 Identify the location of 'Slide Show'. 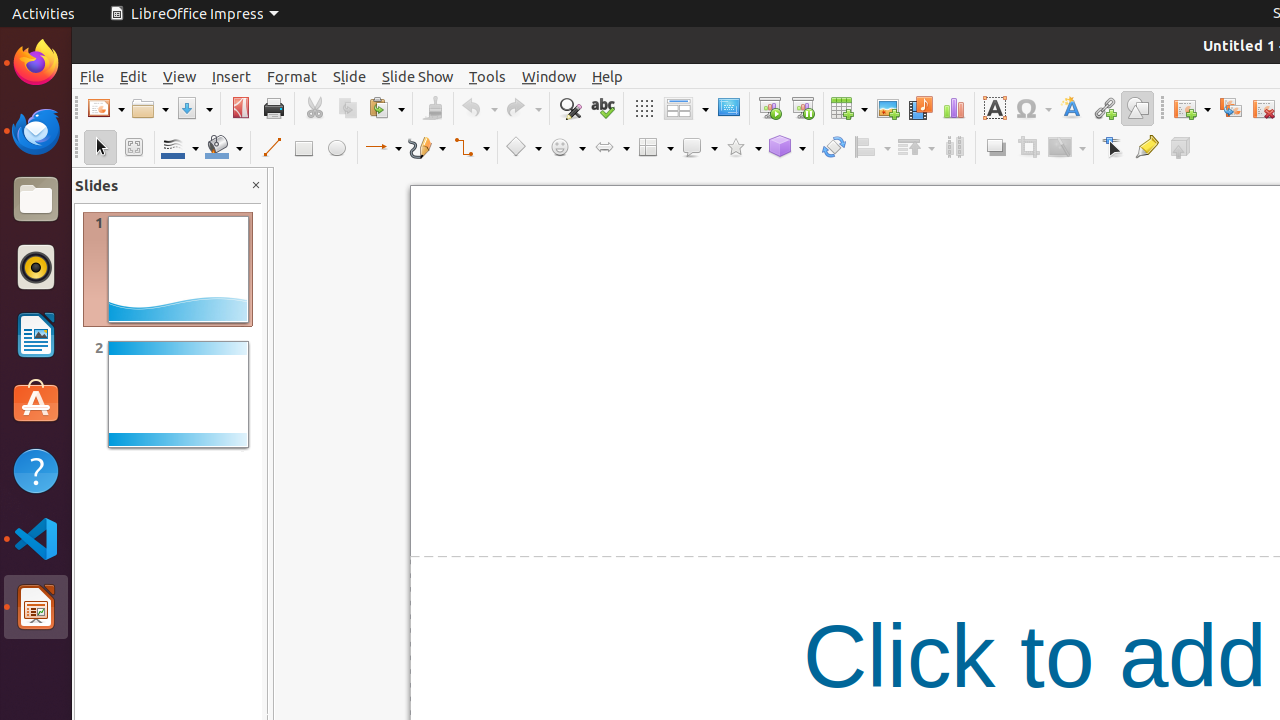
(416, 75).